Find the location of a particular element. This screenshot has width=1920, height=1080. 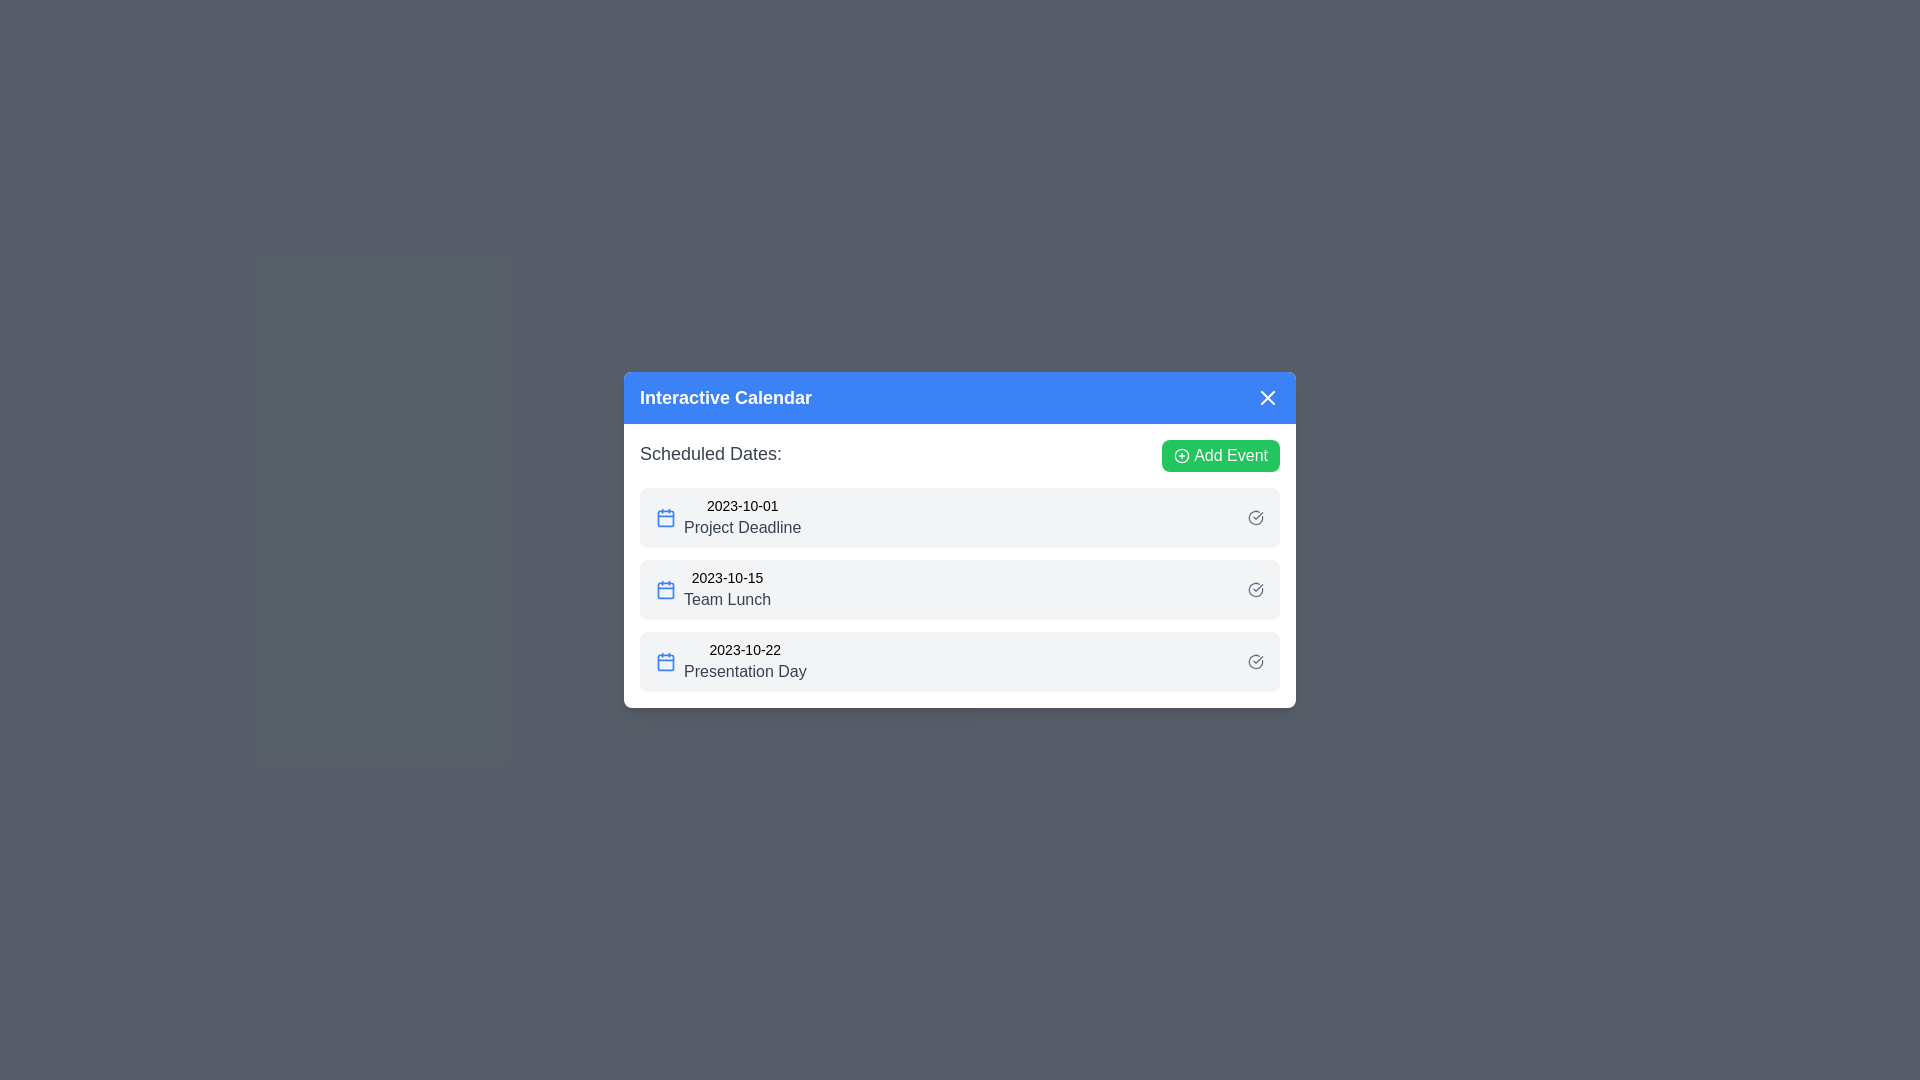

the check-circle icon next to the event corresponding to Team Lunch is located at coordinates (1255, 589).